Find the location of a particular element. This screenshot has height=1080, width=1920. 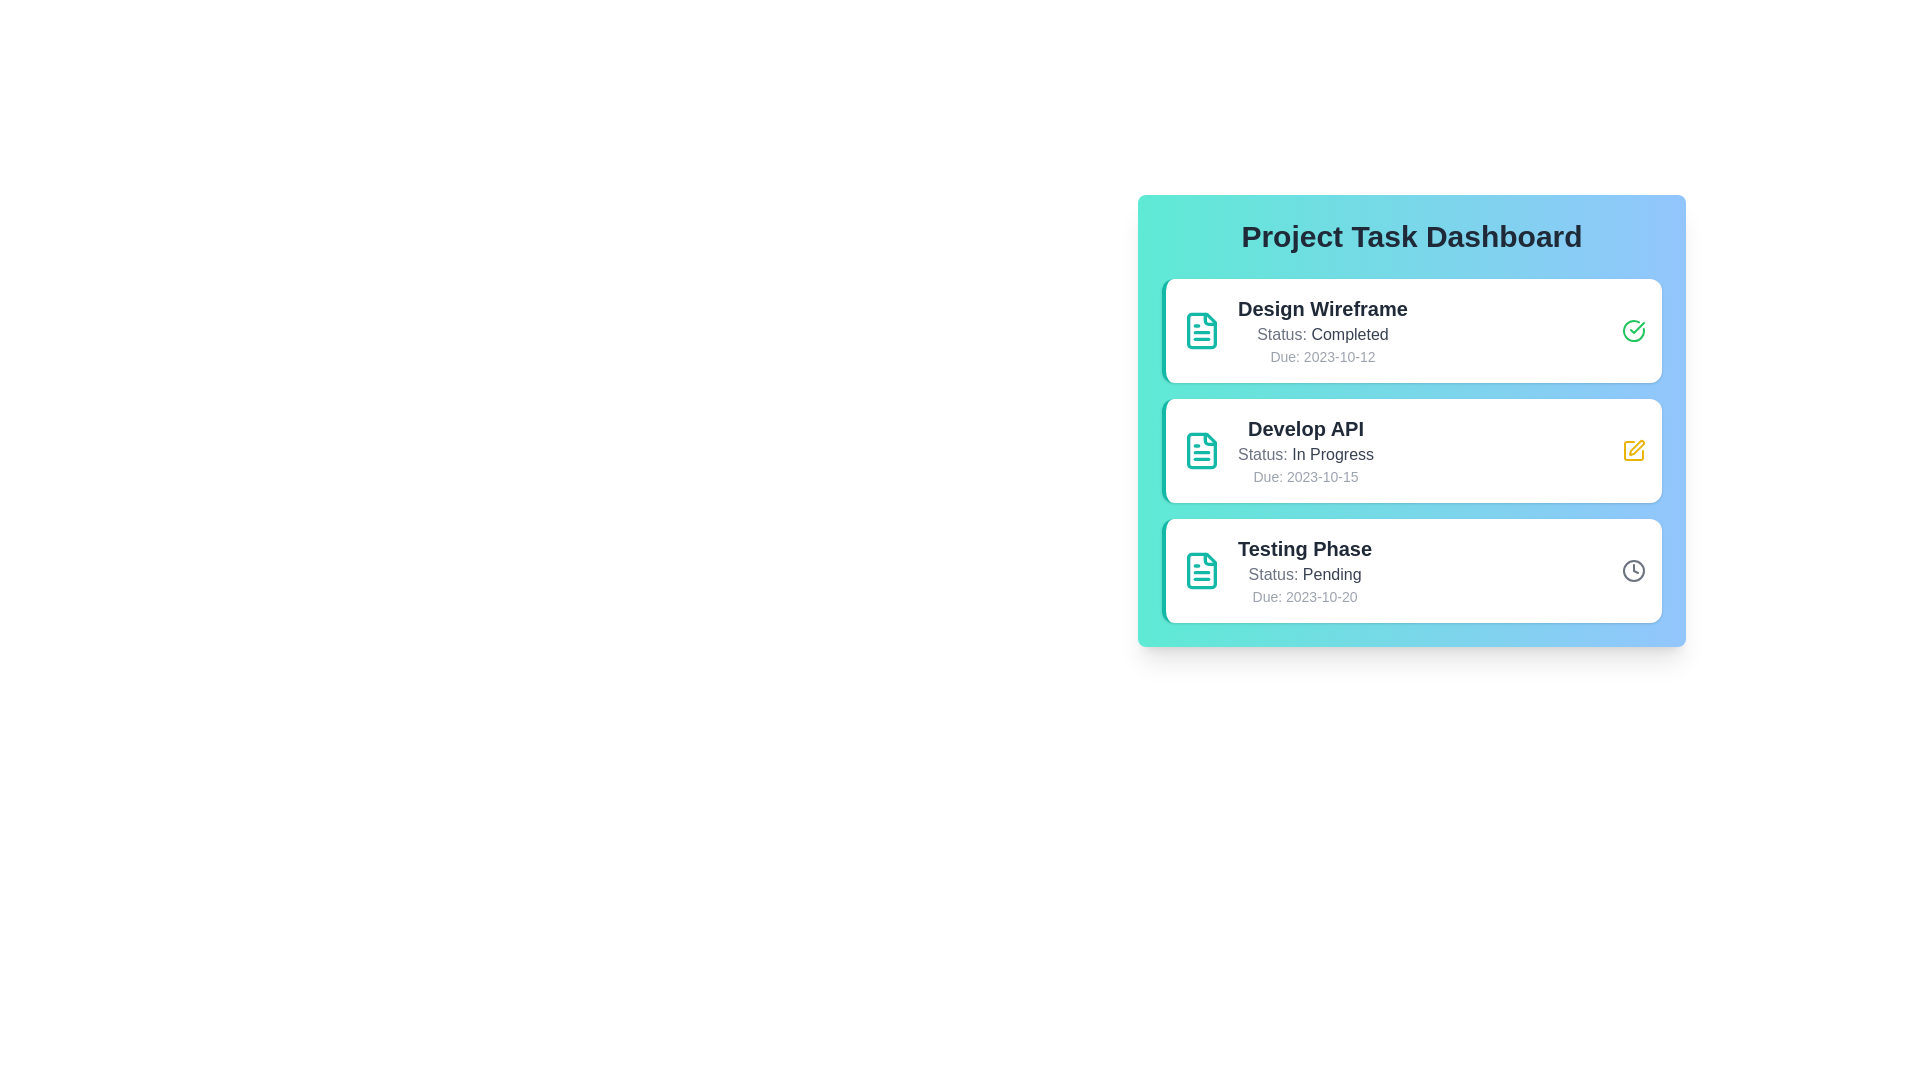

the status icon for the task with status Pending is located at coordinates (1633, 570).